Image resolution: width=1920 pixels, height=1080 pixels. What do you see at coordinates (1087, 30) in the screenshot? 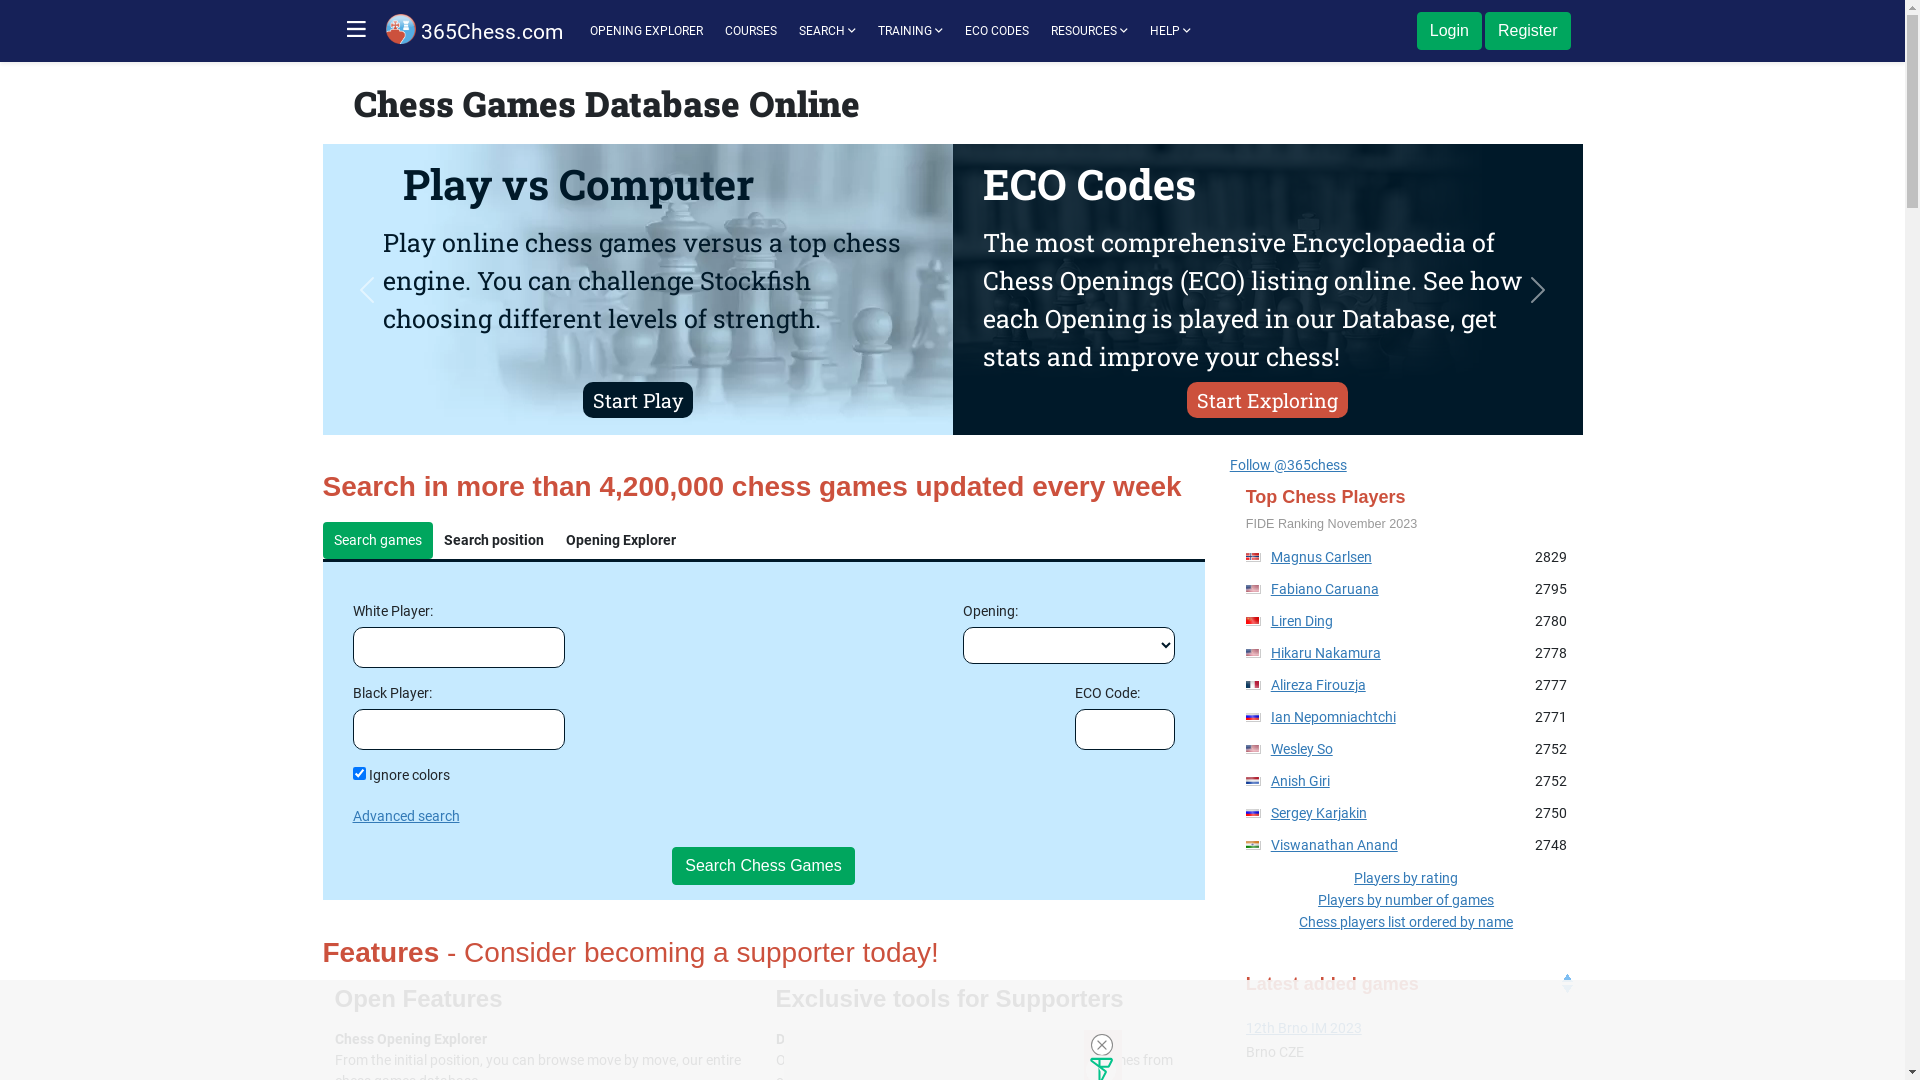
I see `'RESOURCES'` at bounding box center [1087, 30].